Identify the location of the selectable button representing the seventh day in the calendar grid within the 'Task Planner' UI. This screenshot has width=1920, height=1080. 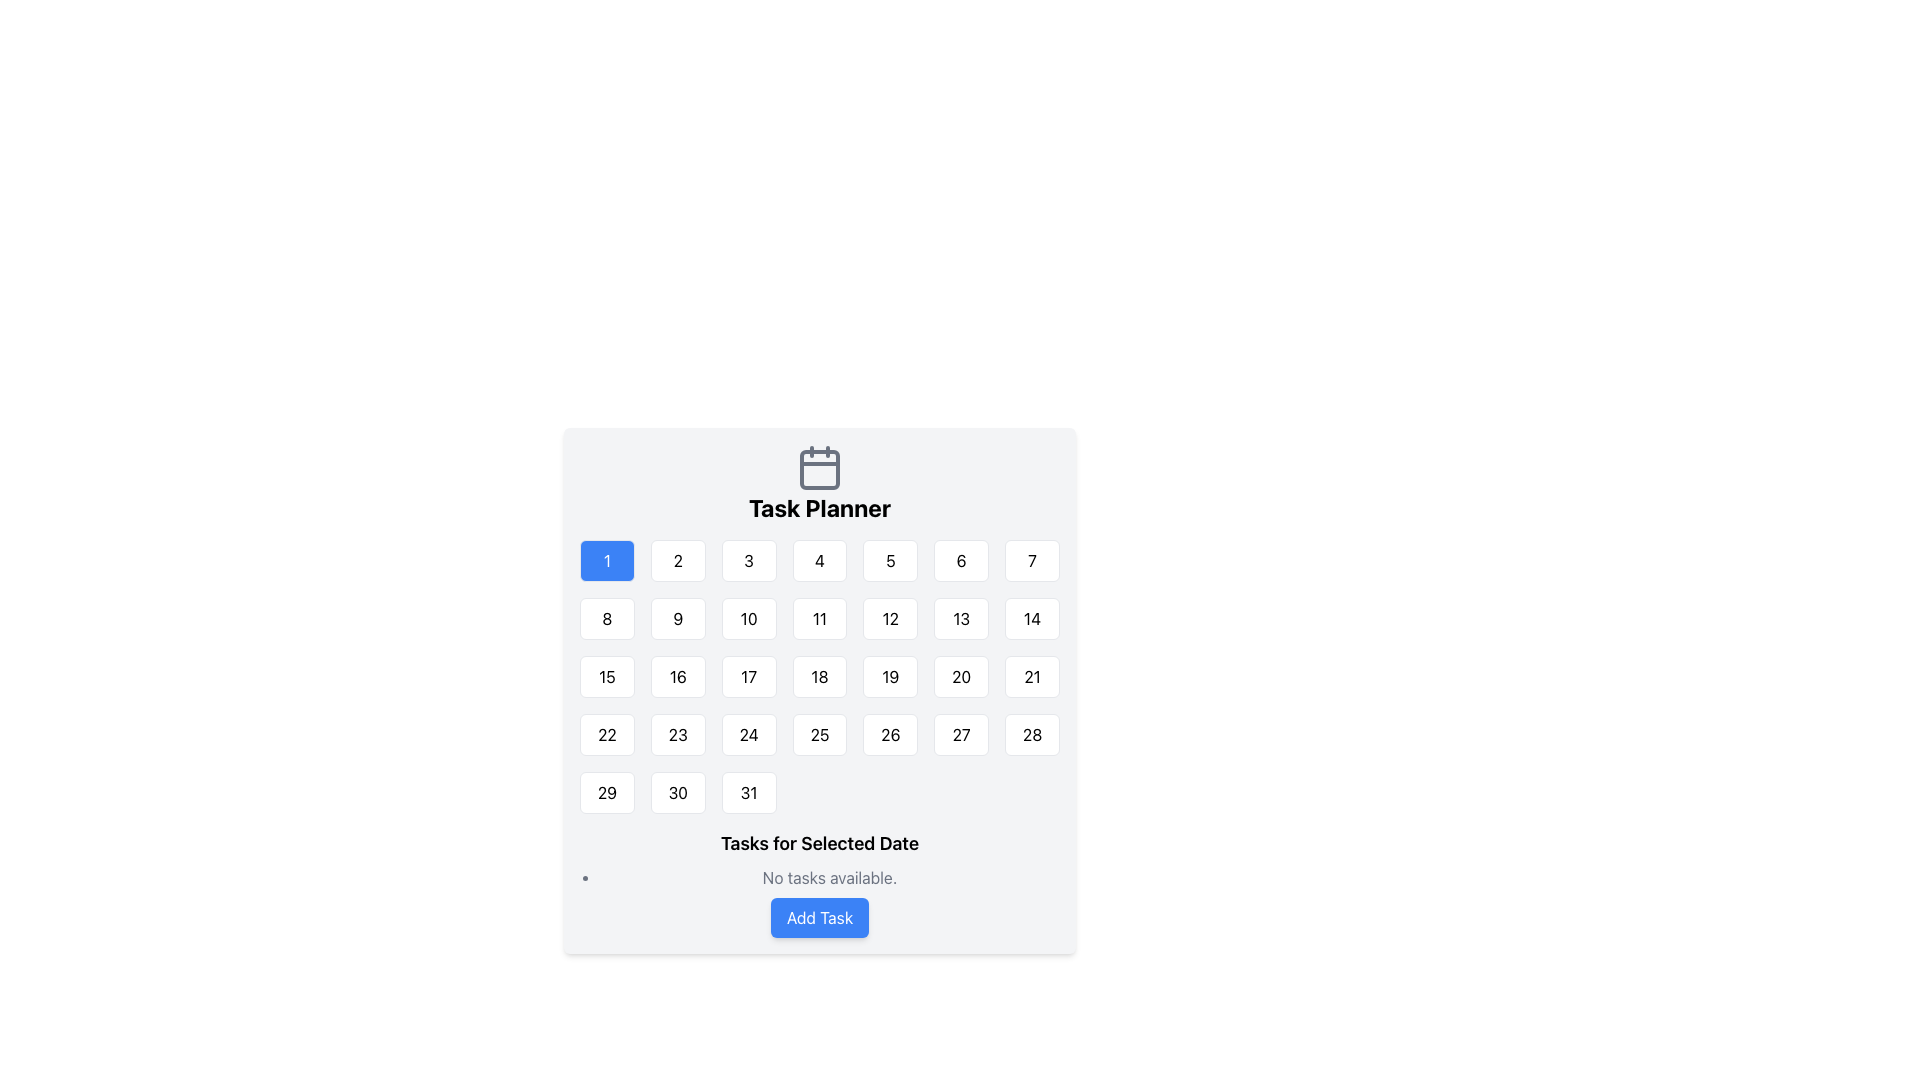
(1032, 560).